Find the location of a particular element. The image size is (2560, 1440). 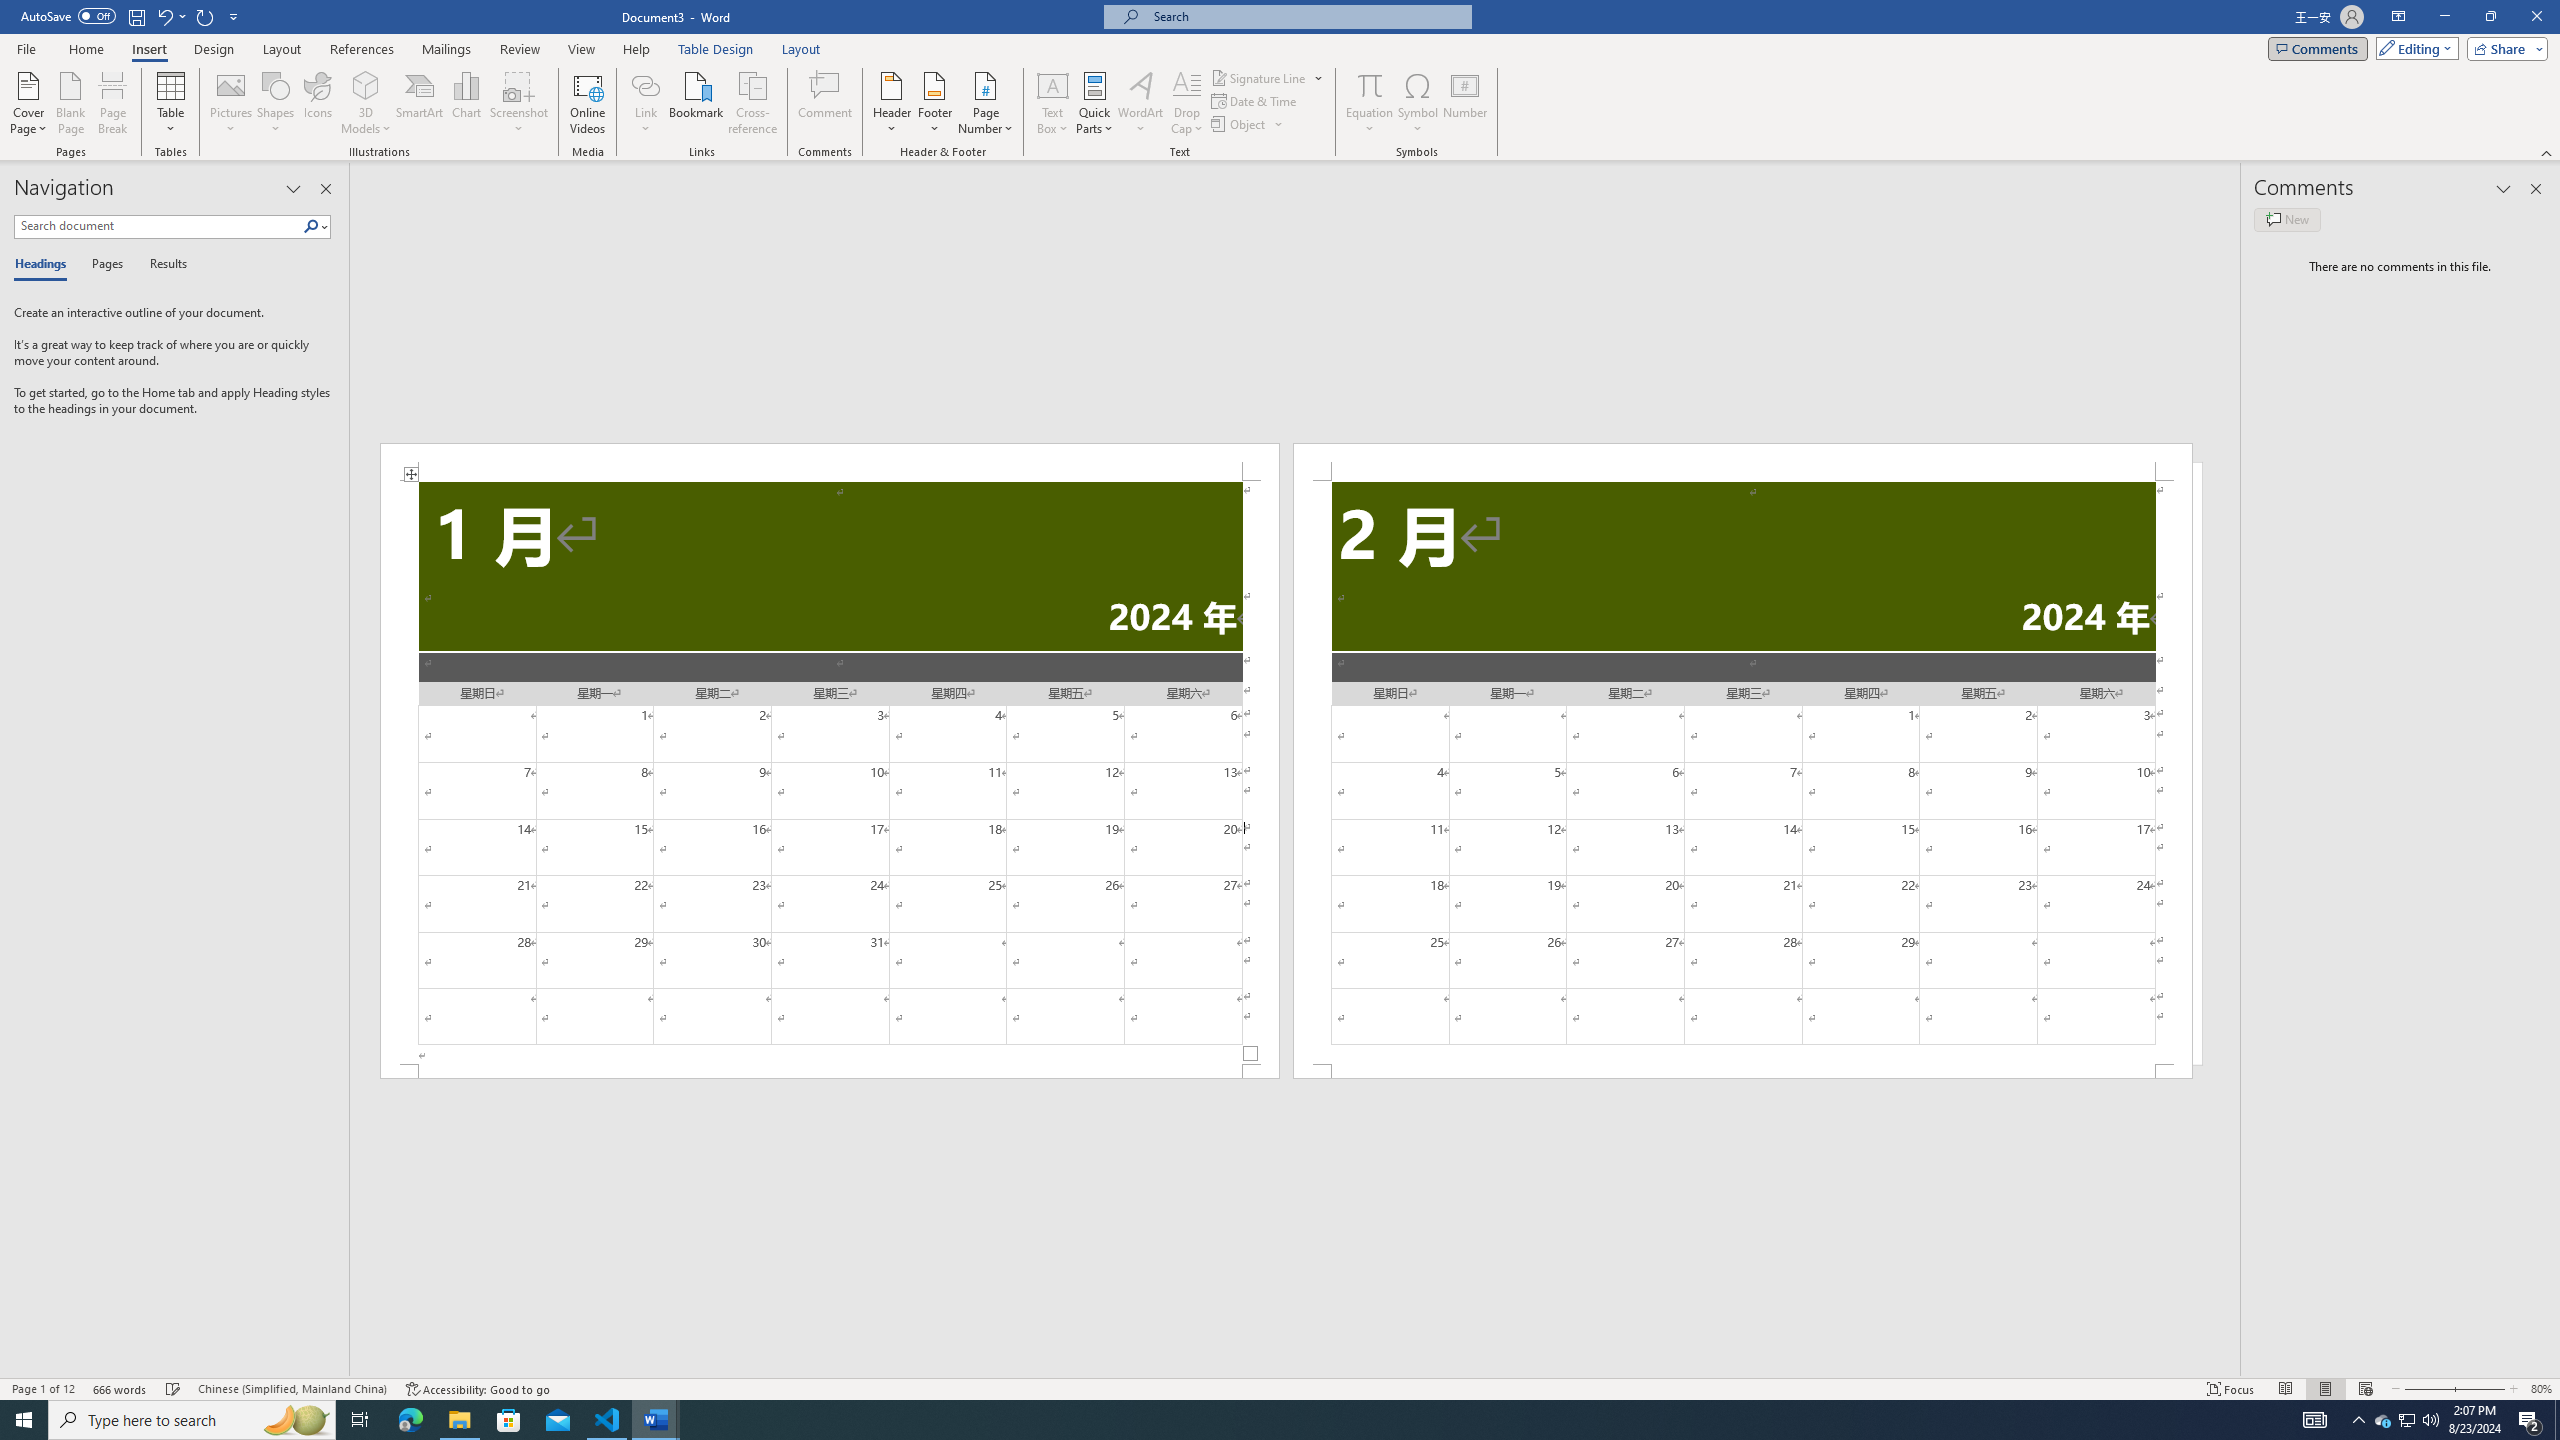

'Restore Down' is located at coordinates (2490, 16).